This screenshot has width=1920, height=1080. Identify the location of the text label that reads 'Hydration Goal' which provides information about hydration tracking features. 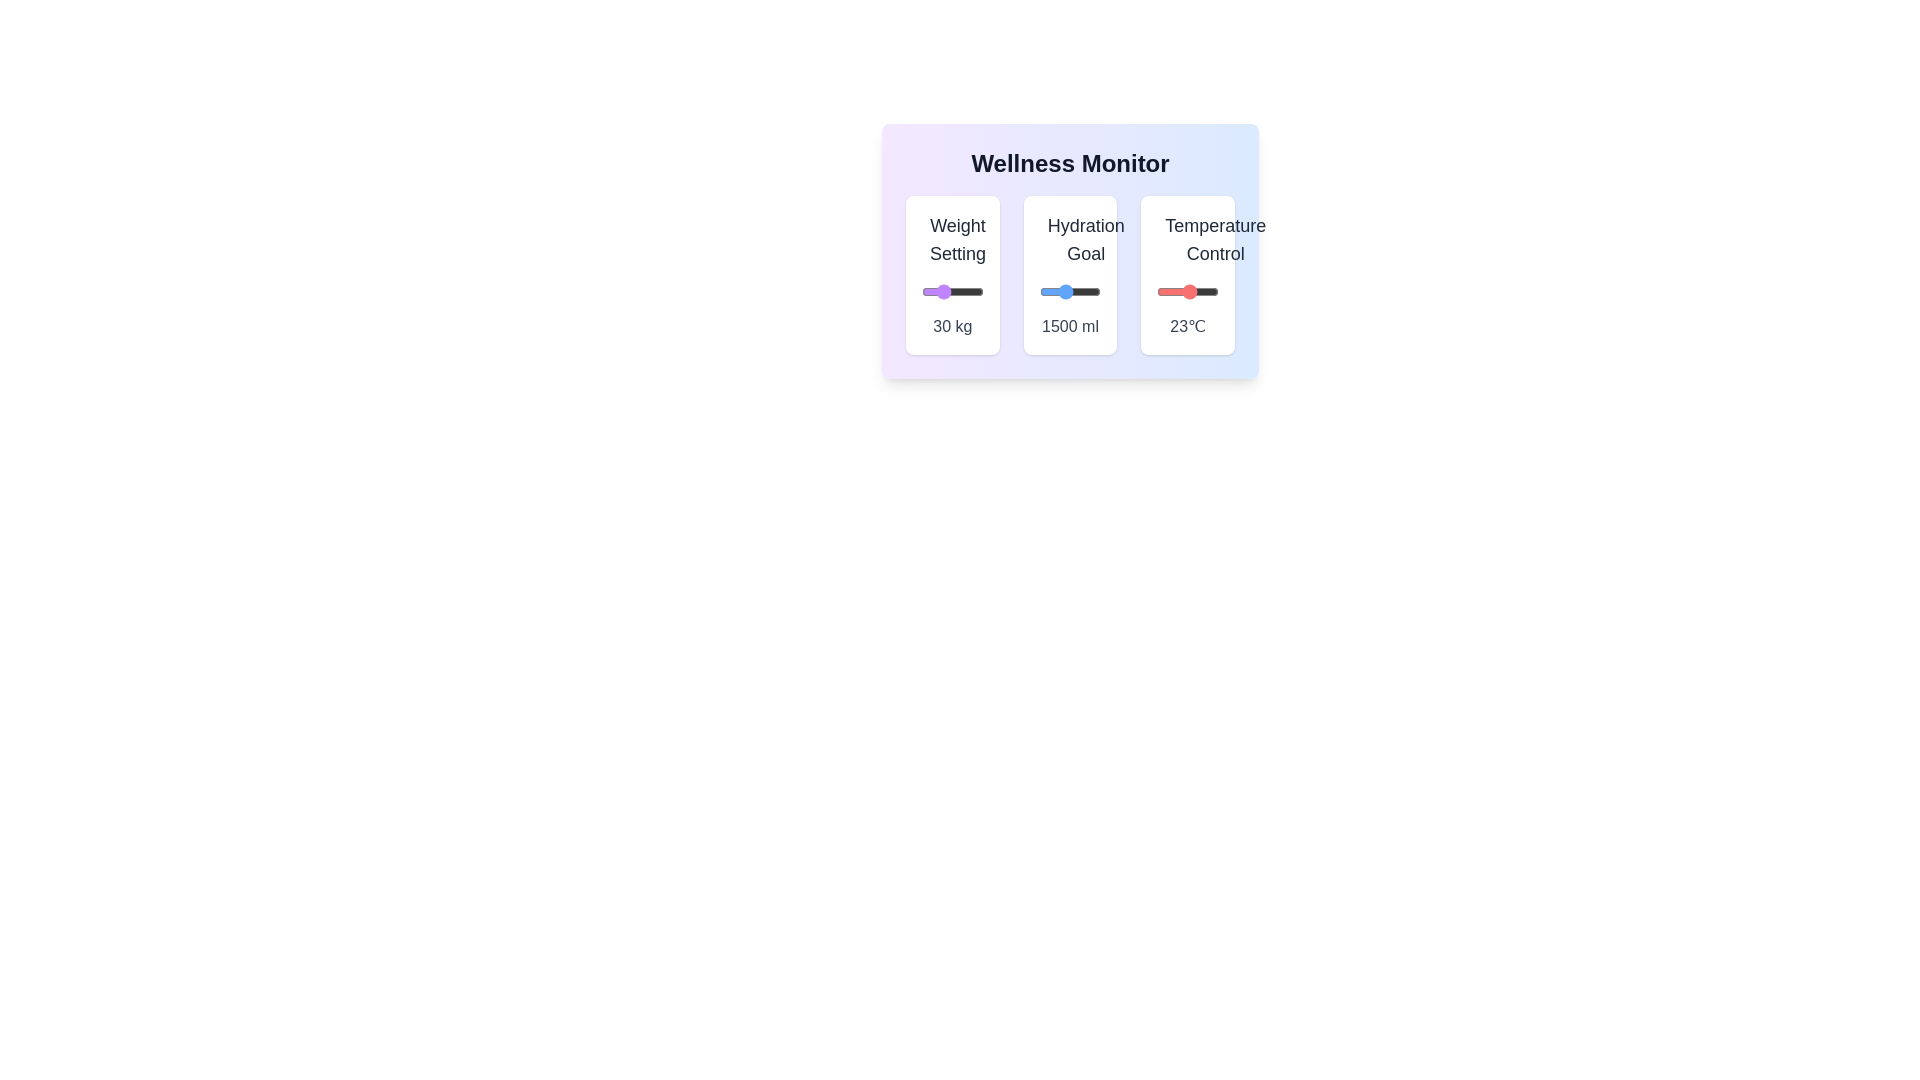
(1085, 238).